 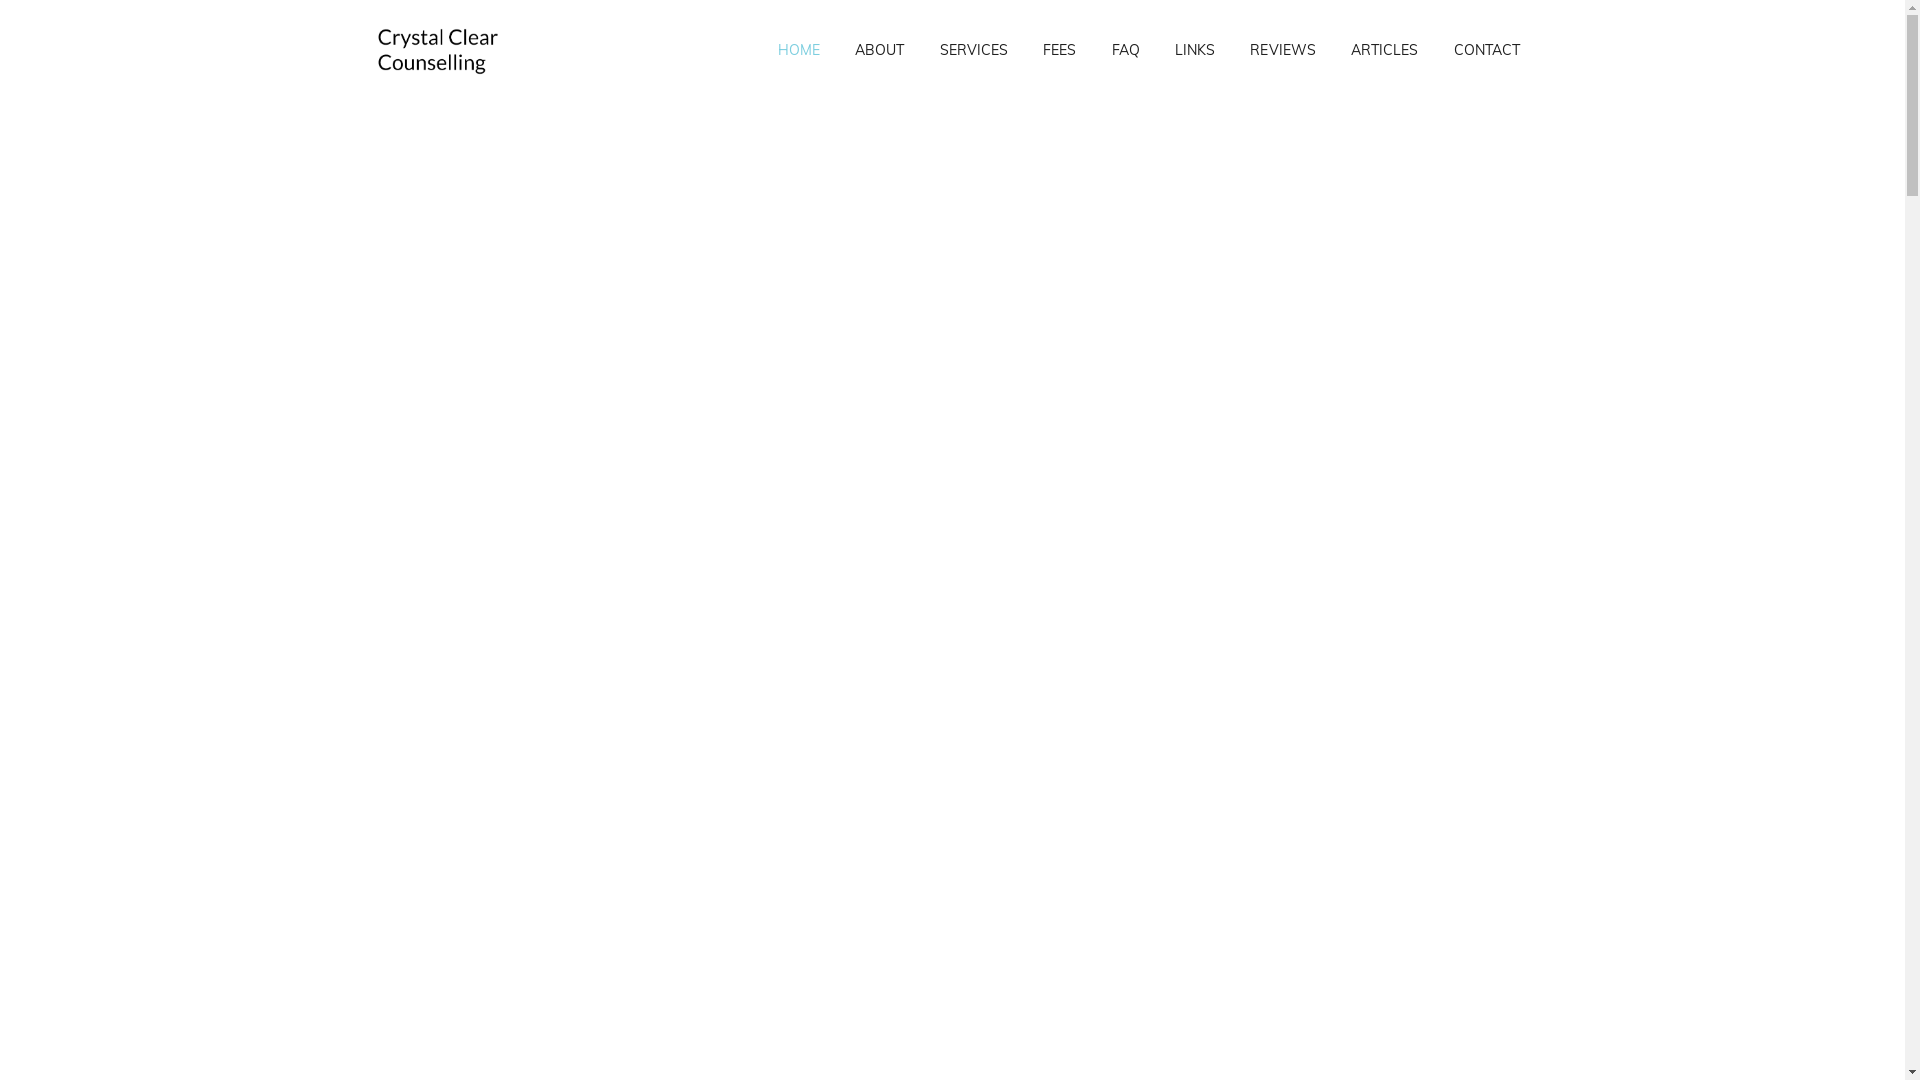 What do you see at coordinates (1383, 49) in the screenshot?
I see `'ARTICLES'` at bounding box center [1383, 49].